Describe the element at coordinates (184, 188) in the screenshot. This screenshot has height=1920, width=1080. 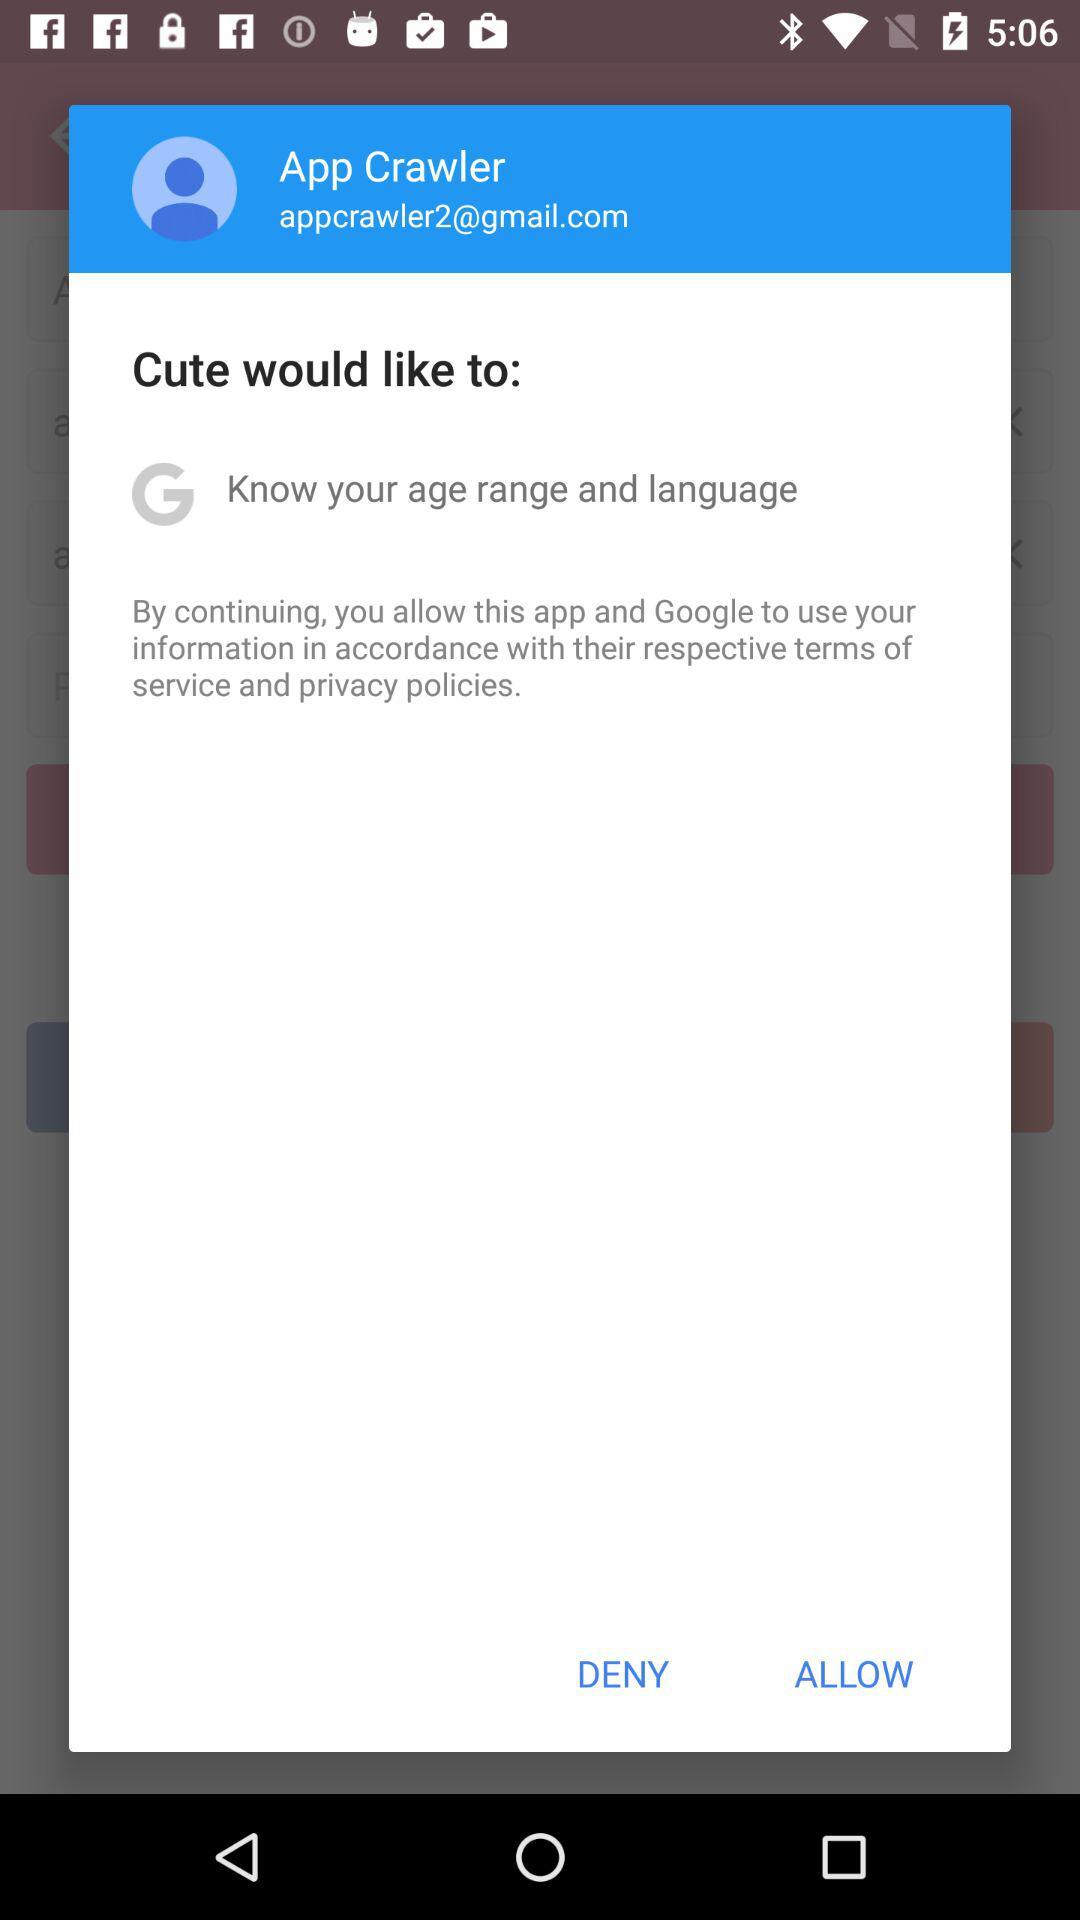
I see `the item next to the app crawler item` at that location.